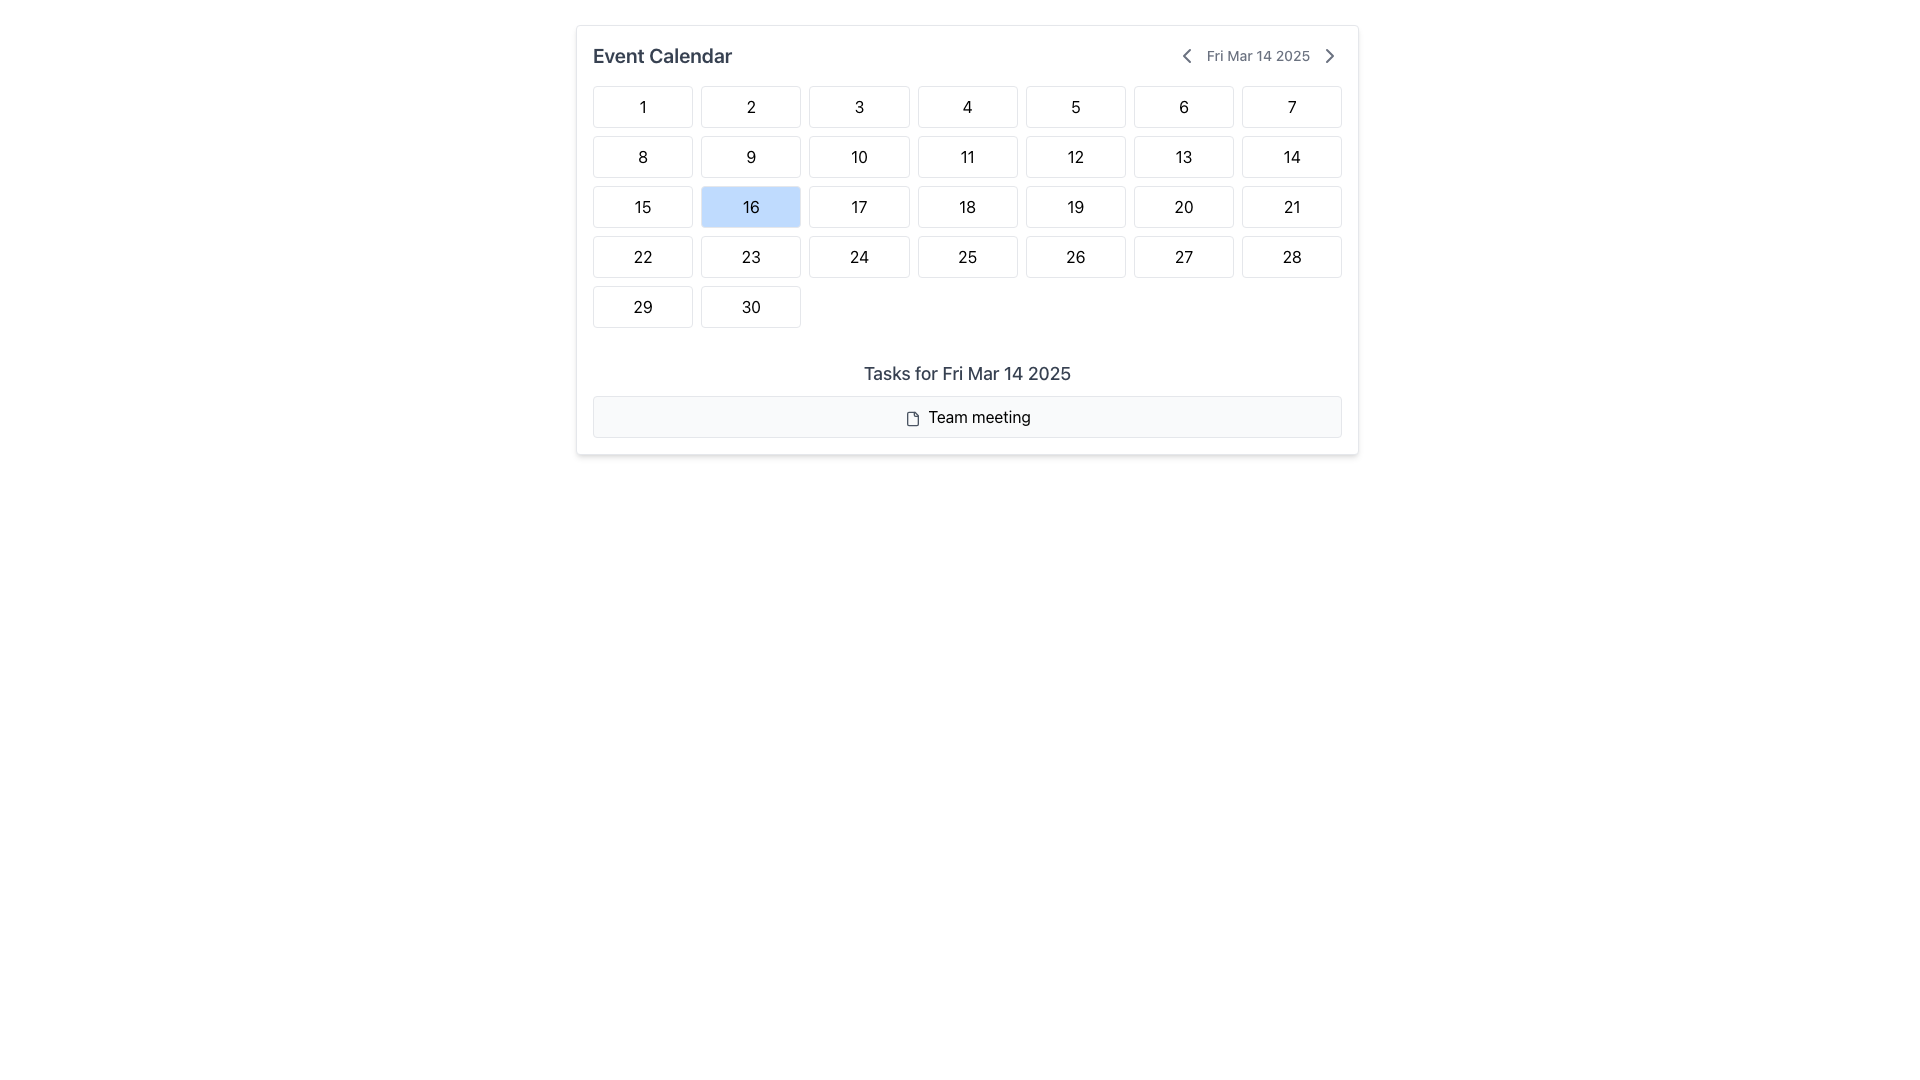 Image resolution: width=1920 pixels, height=1080 pixels. I want to click on the button representing the date '8' in the calendar view, so click(643, 156).